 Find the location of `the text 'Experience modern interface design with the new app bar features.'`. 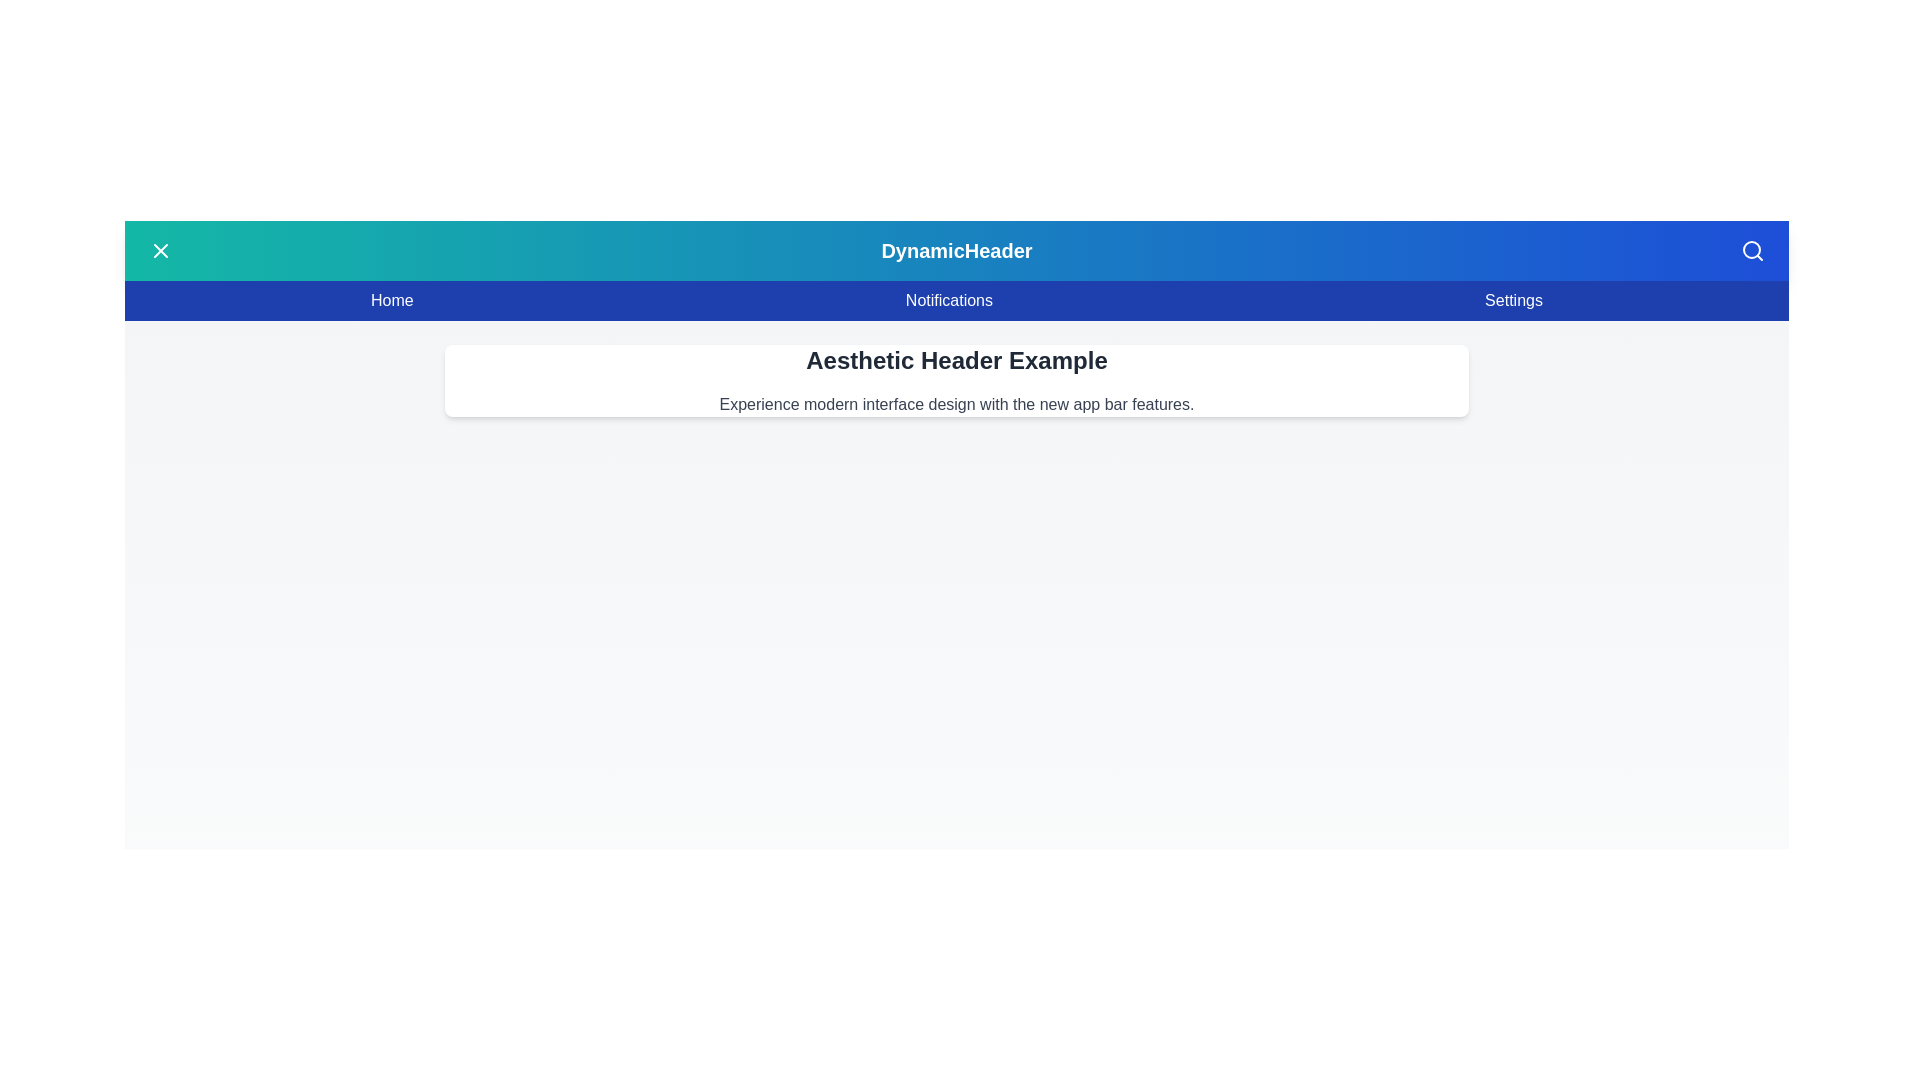

the text 'Experience modern interface design with the new app bar features.' is located at coordinates (955, 405).